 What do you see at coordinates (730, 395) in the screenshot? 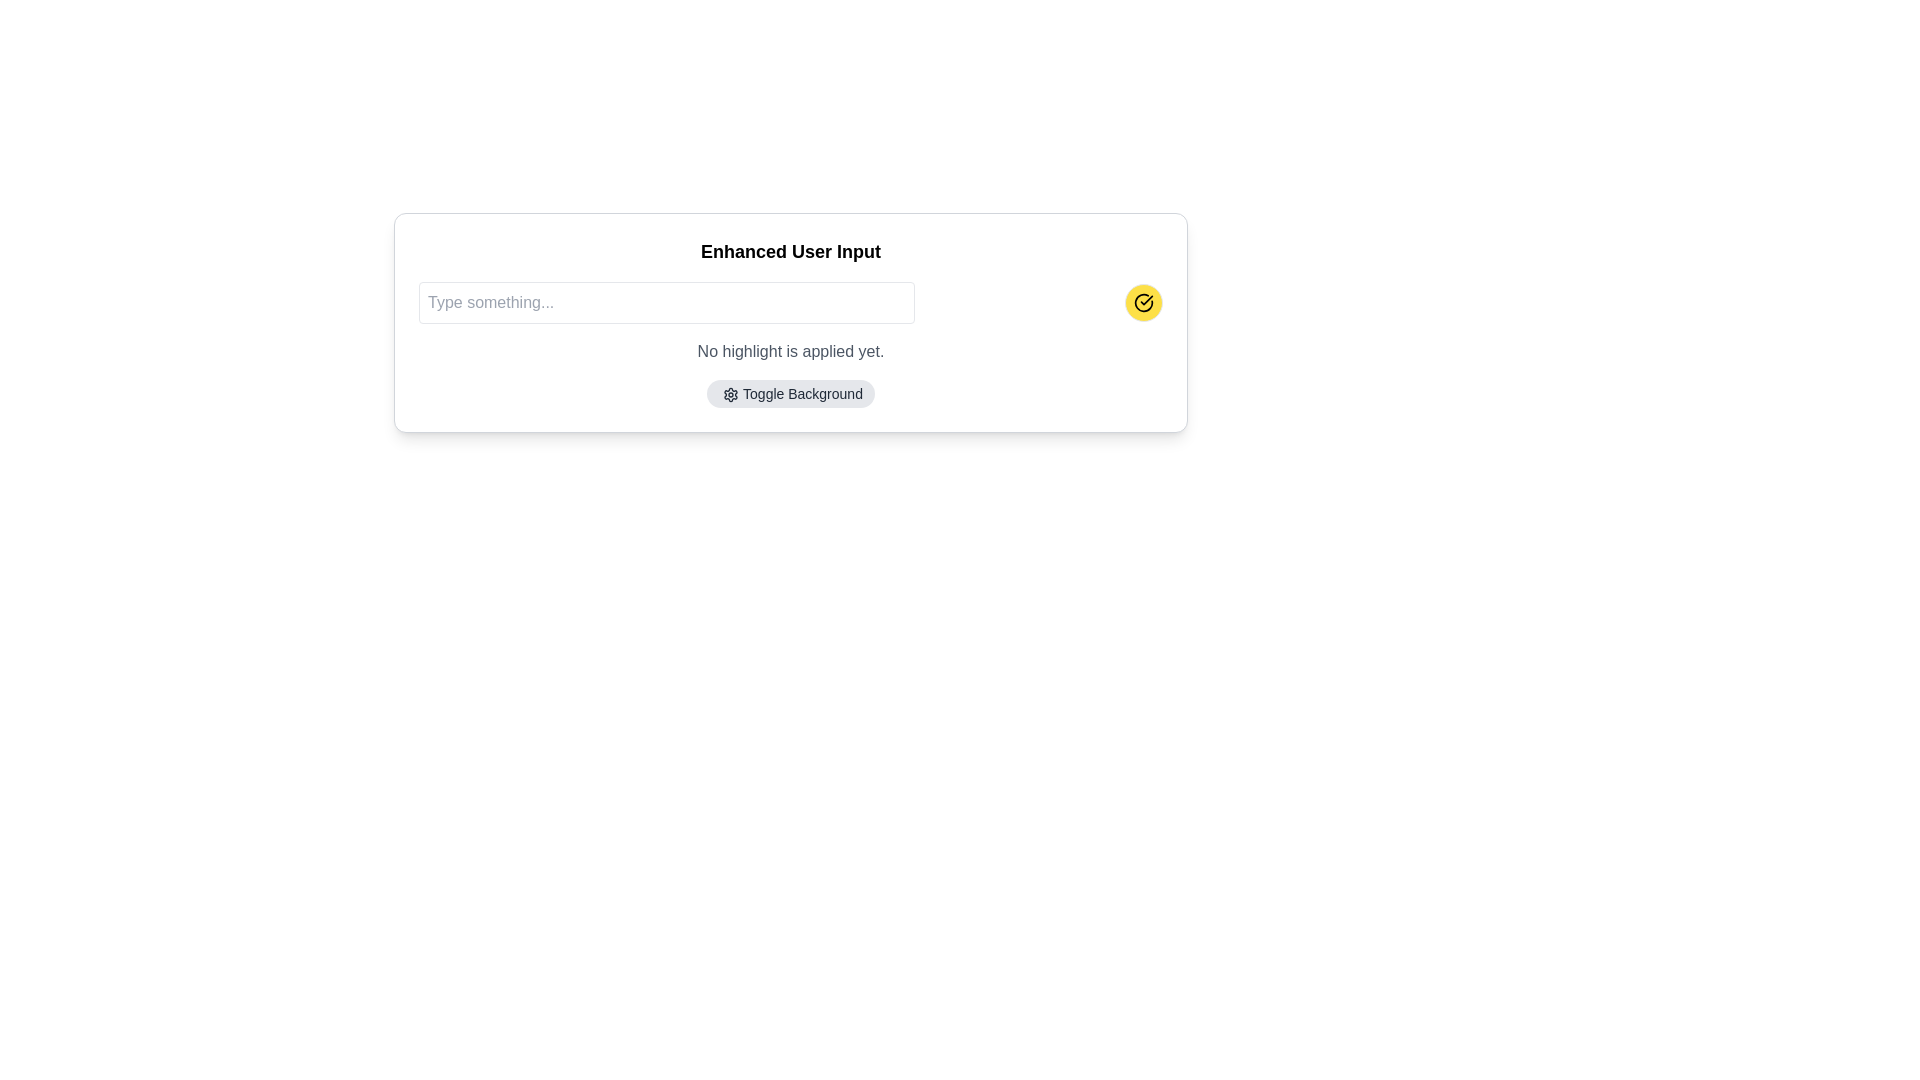
I see `the settings cogwheel icon located in the 'Toggle Background' button at the bottom of the 'Enhanced User Input' panel` at bounding box center [730, 395].